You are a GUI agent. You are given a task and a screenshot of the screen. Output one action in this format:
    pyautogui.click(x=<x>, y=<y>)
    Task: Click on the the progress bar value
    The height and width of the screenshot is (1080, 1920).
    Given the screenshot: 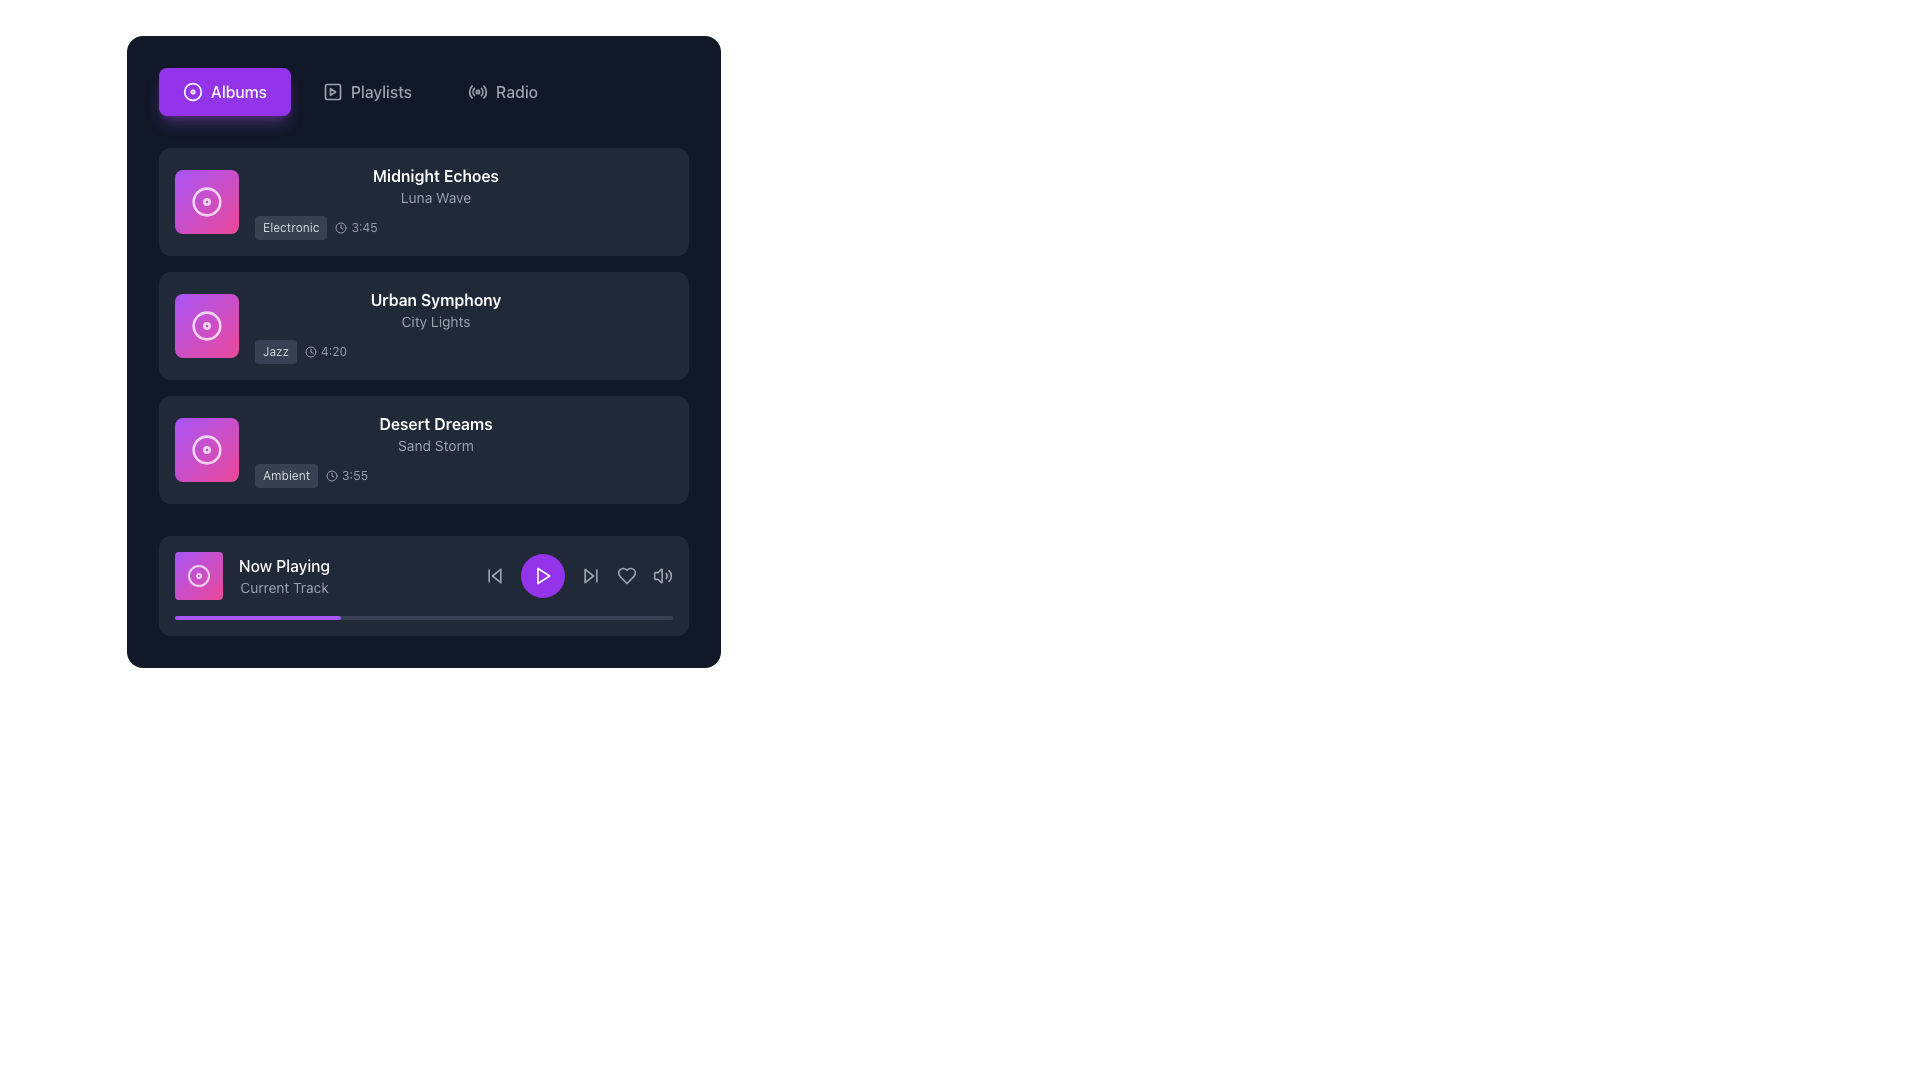 What is the action you would take?
    pyautogui.click(x=291, y=616)
    